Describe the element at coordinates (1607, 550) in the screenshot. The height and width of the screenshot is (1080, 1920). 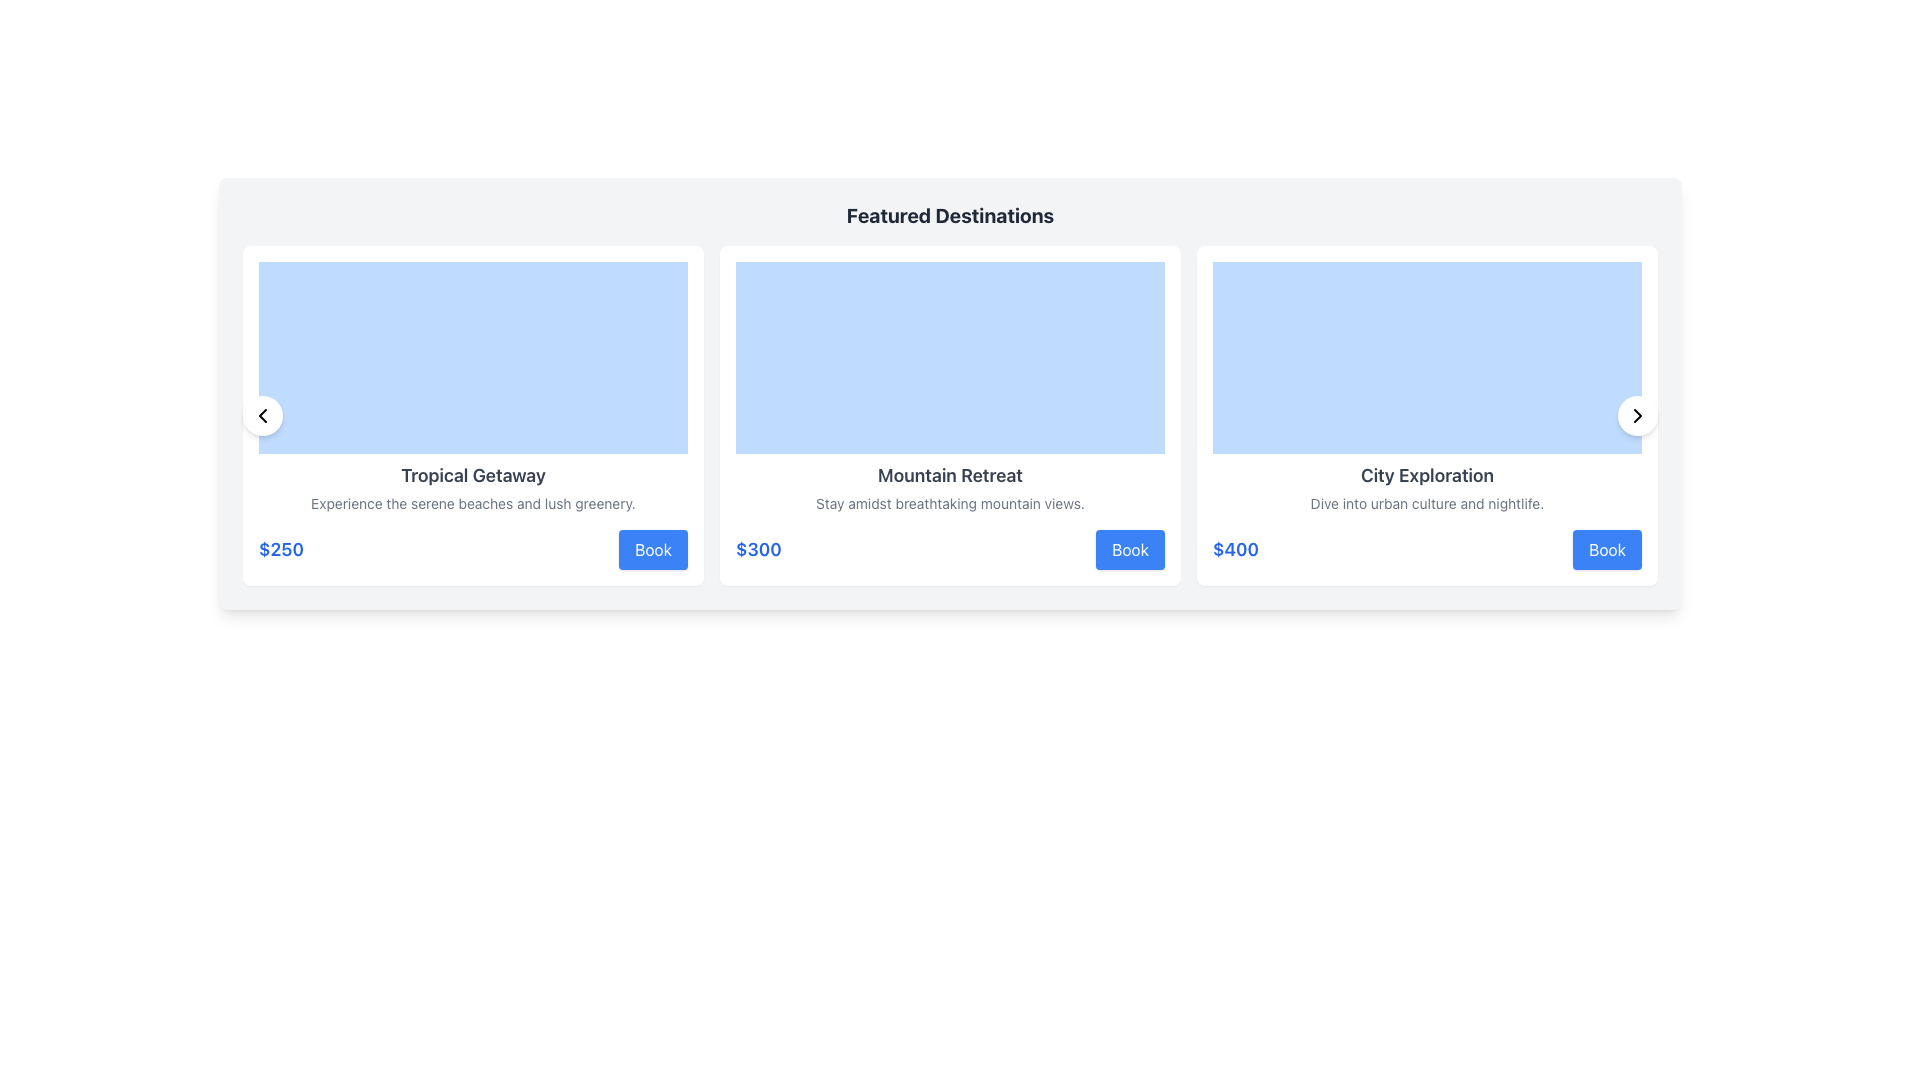
I see `the booking button located in the third card section under 'Featured Destinations'` at that location.